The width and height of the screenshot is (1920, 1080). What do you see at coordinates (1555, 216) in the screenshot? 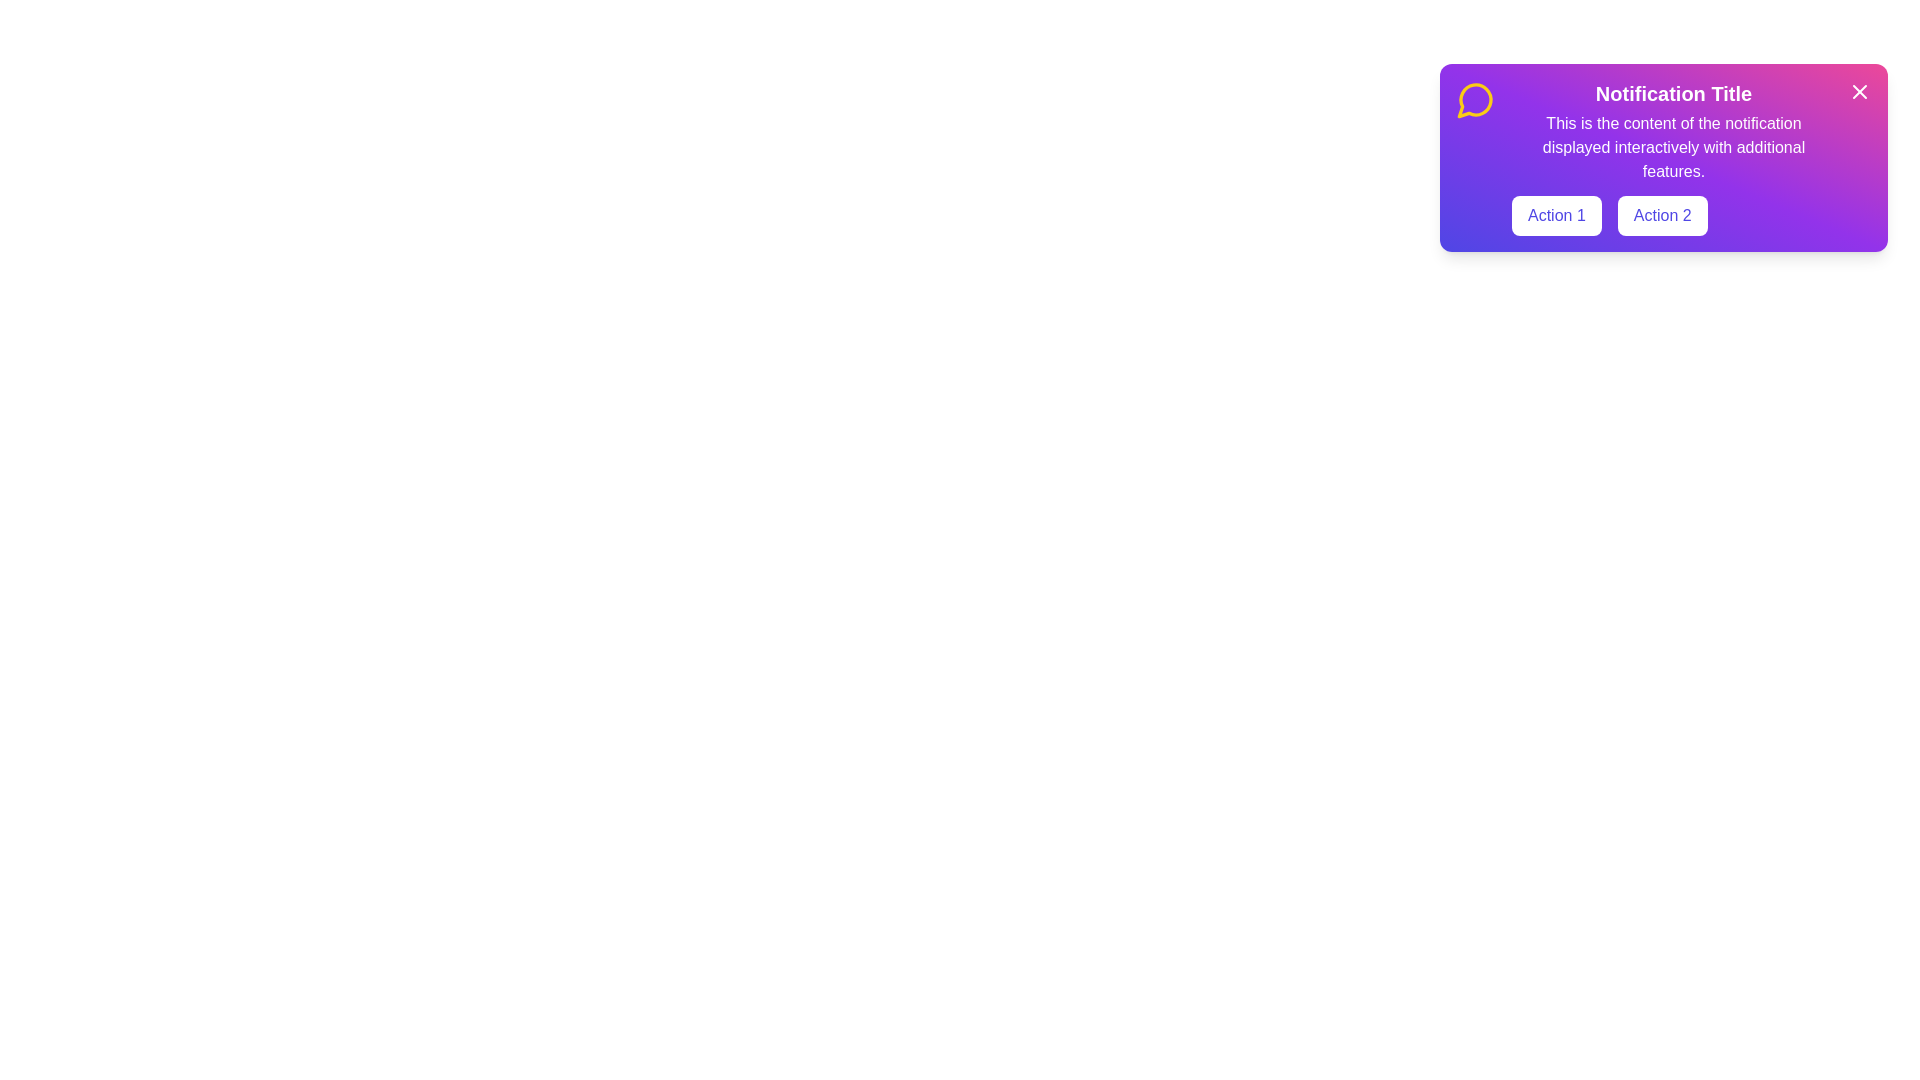
I see `the 'Action 1' button to trigger its function` at bounding box center [1555, 216].